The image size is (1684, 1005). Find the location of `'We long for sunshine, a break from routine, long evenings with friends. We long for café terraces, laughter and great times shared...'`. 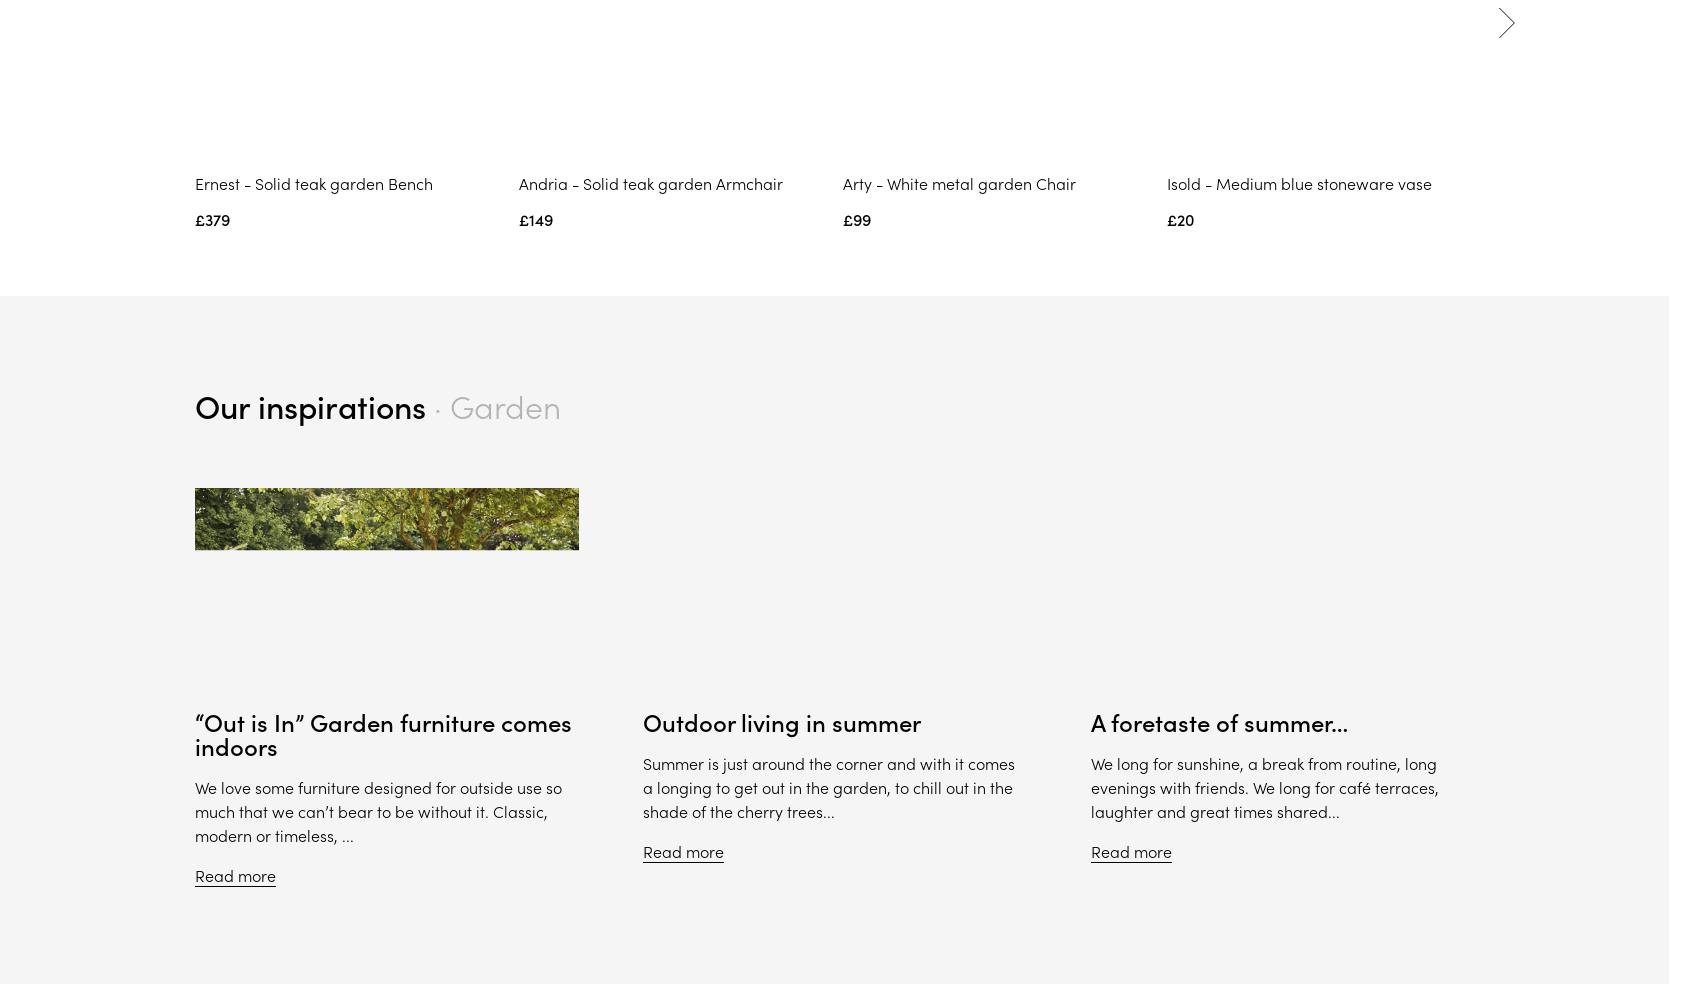

'We long for sunshine, a break from routine, long evenings with friends. We long for café terraces, laughter and great times shared...' is located at coordinates (1263, 788).